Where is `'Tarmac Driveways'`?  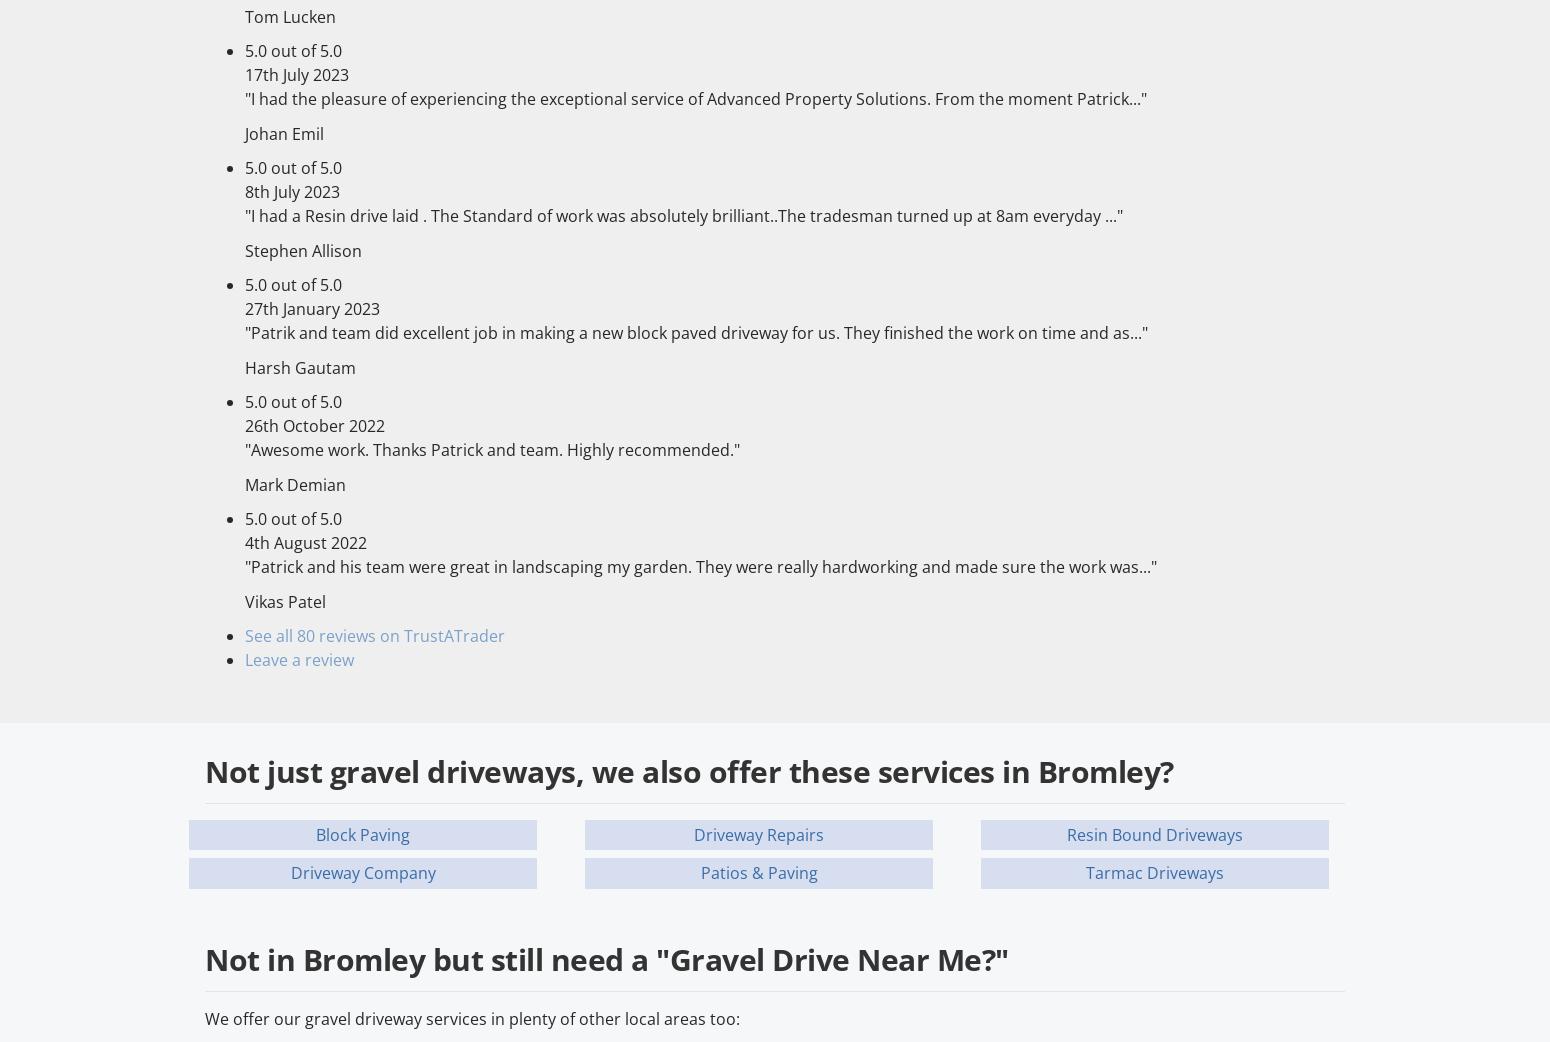 'Tarmac Driveways' is located at coordinates (1154, 871).